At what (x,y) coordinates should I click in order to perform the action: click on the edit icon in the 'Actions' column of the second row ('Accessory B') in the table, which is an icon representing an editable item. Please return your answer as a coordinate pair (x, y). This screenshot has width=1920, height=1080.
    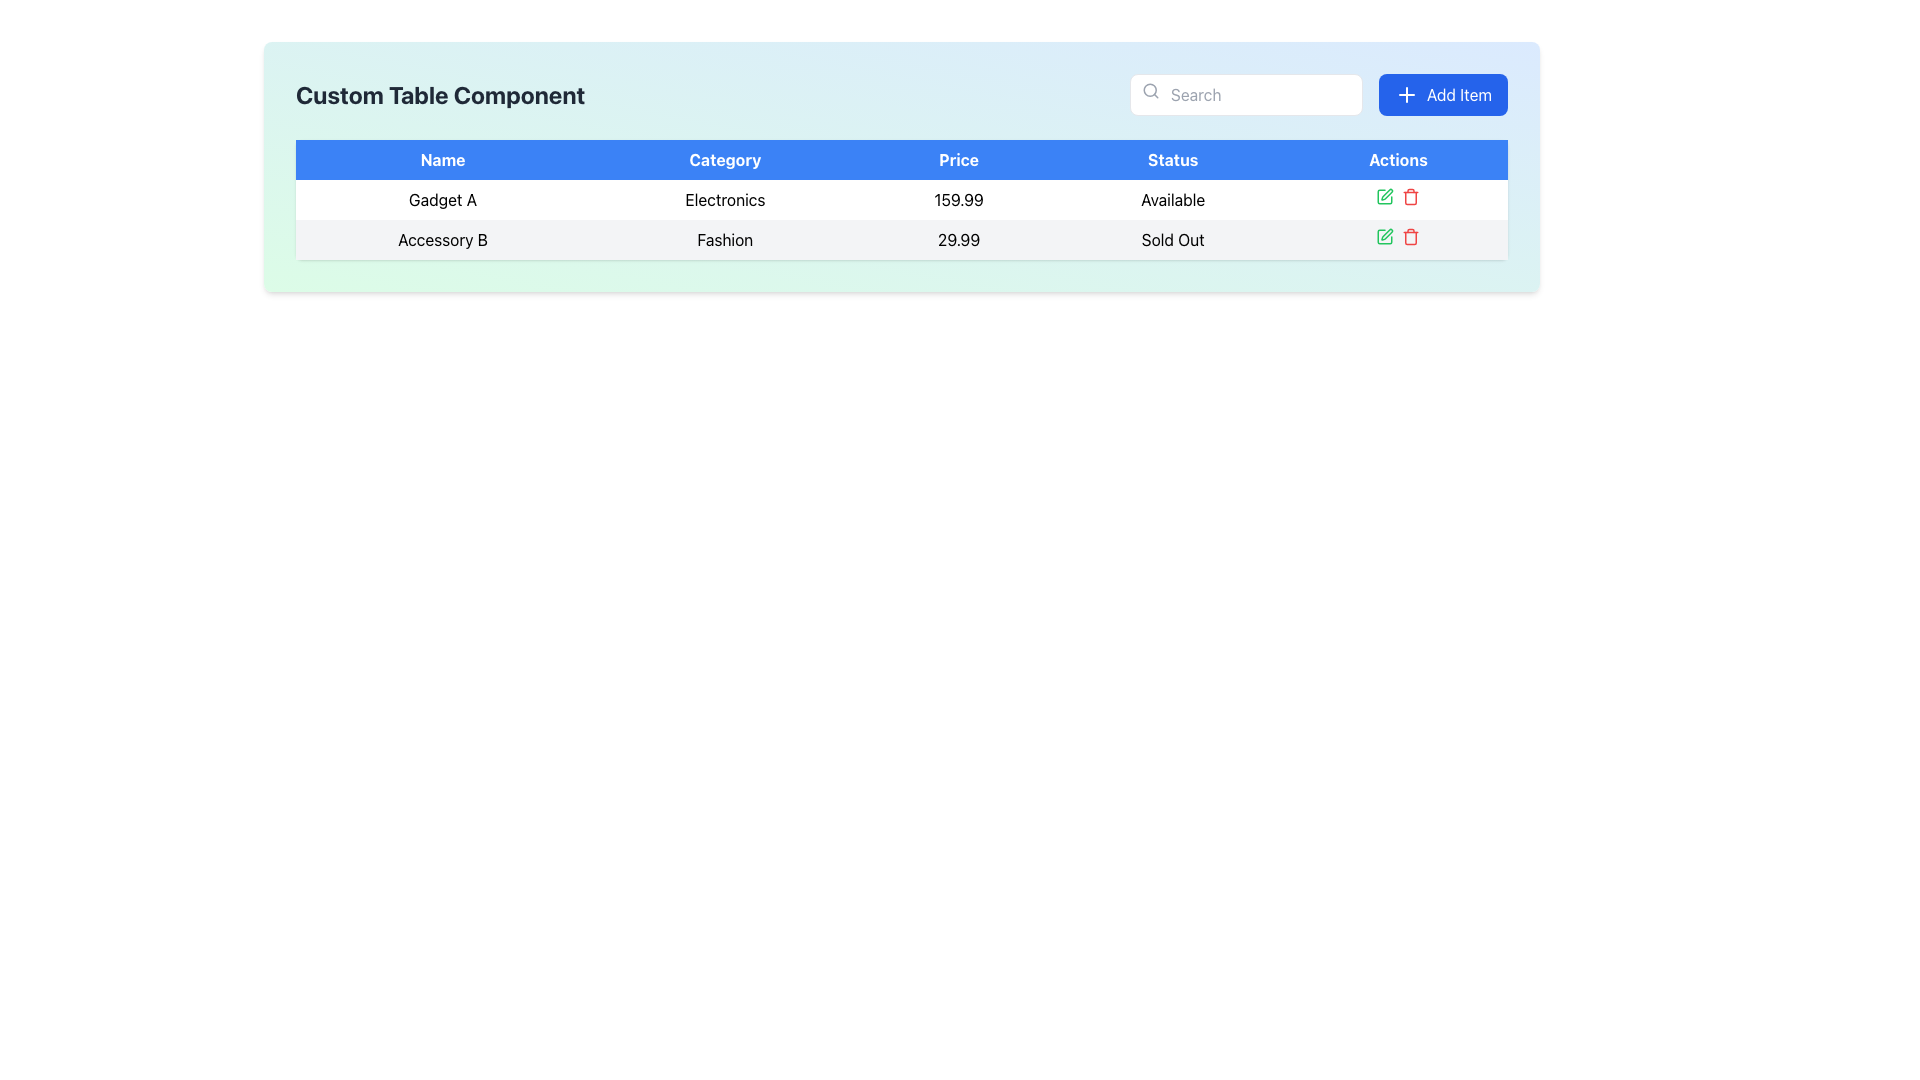
    Looking at the image, I should click on (1384, 235).